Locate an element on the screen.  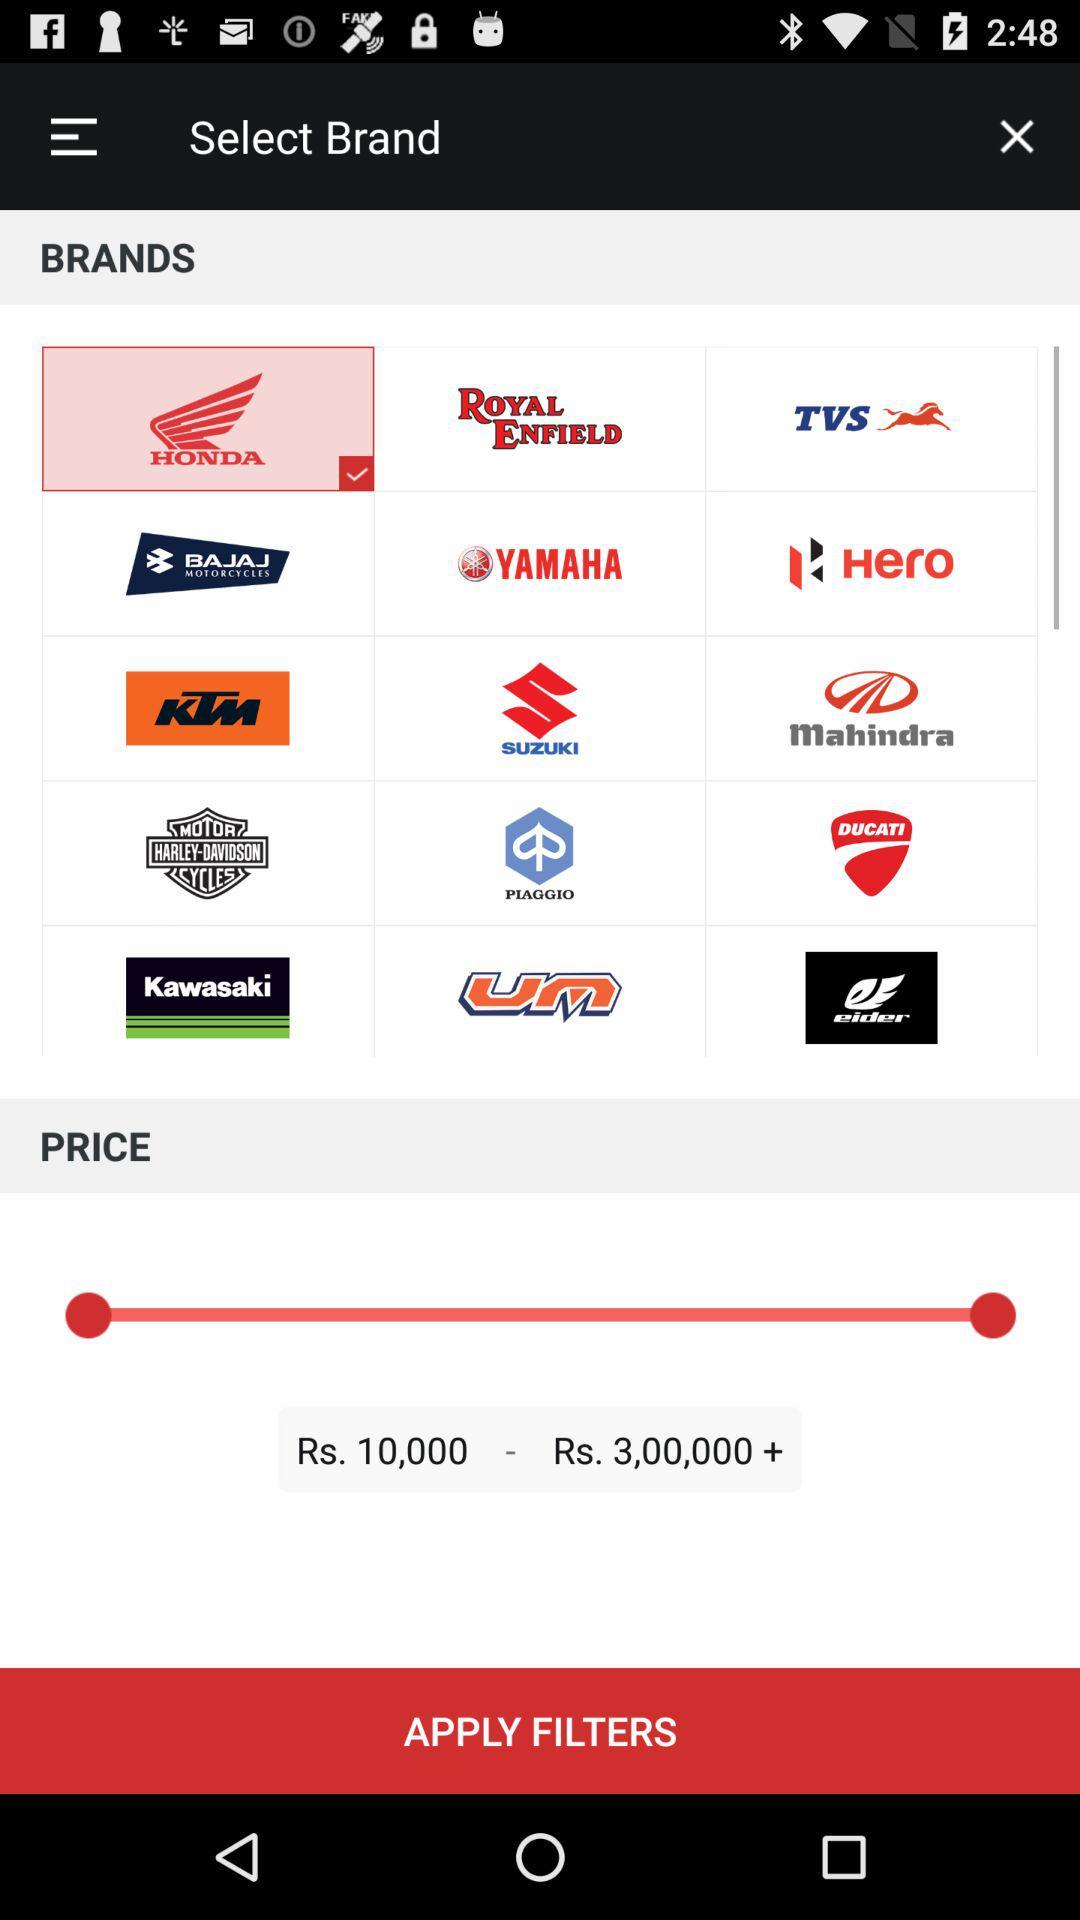
the third logo below brands is located at coordinates (208, 708).